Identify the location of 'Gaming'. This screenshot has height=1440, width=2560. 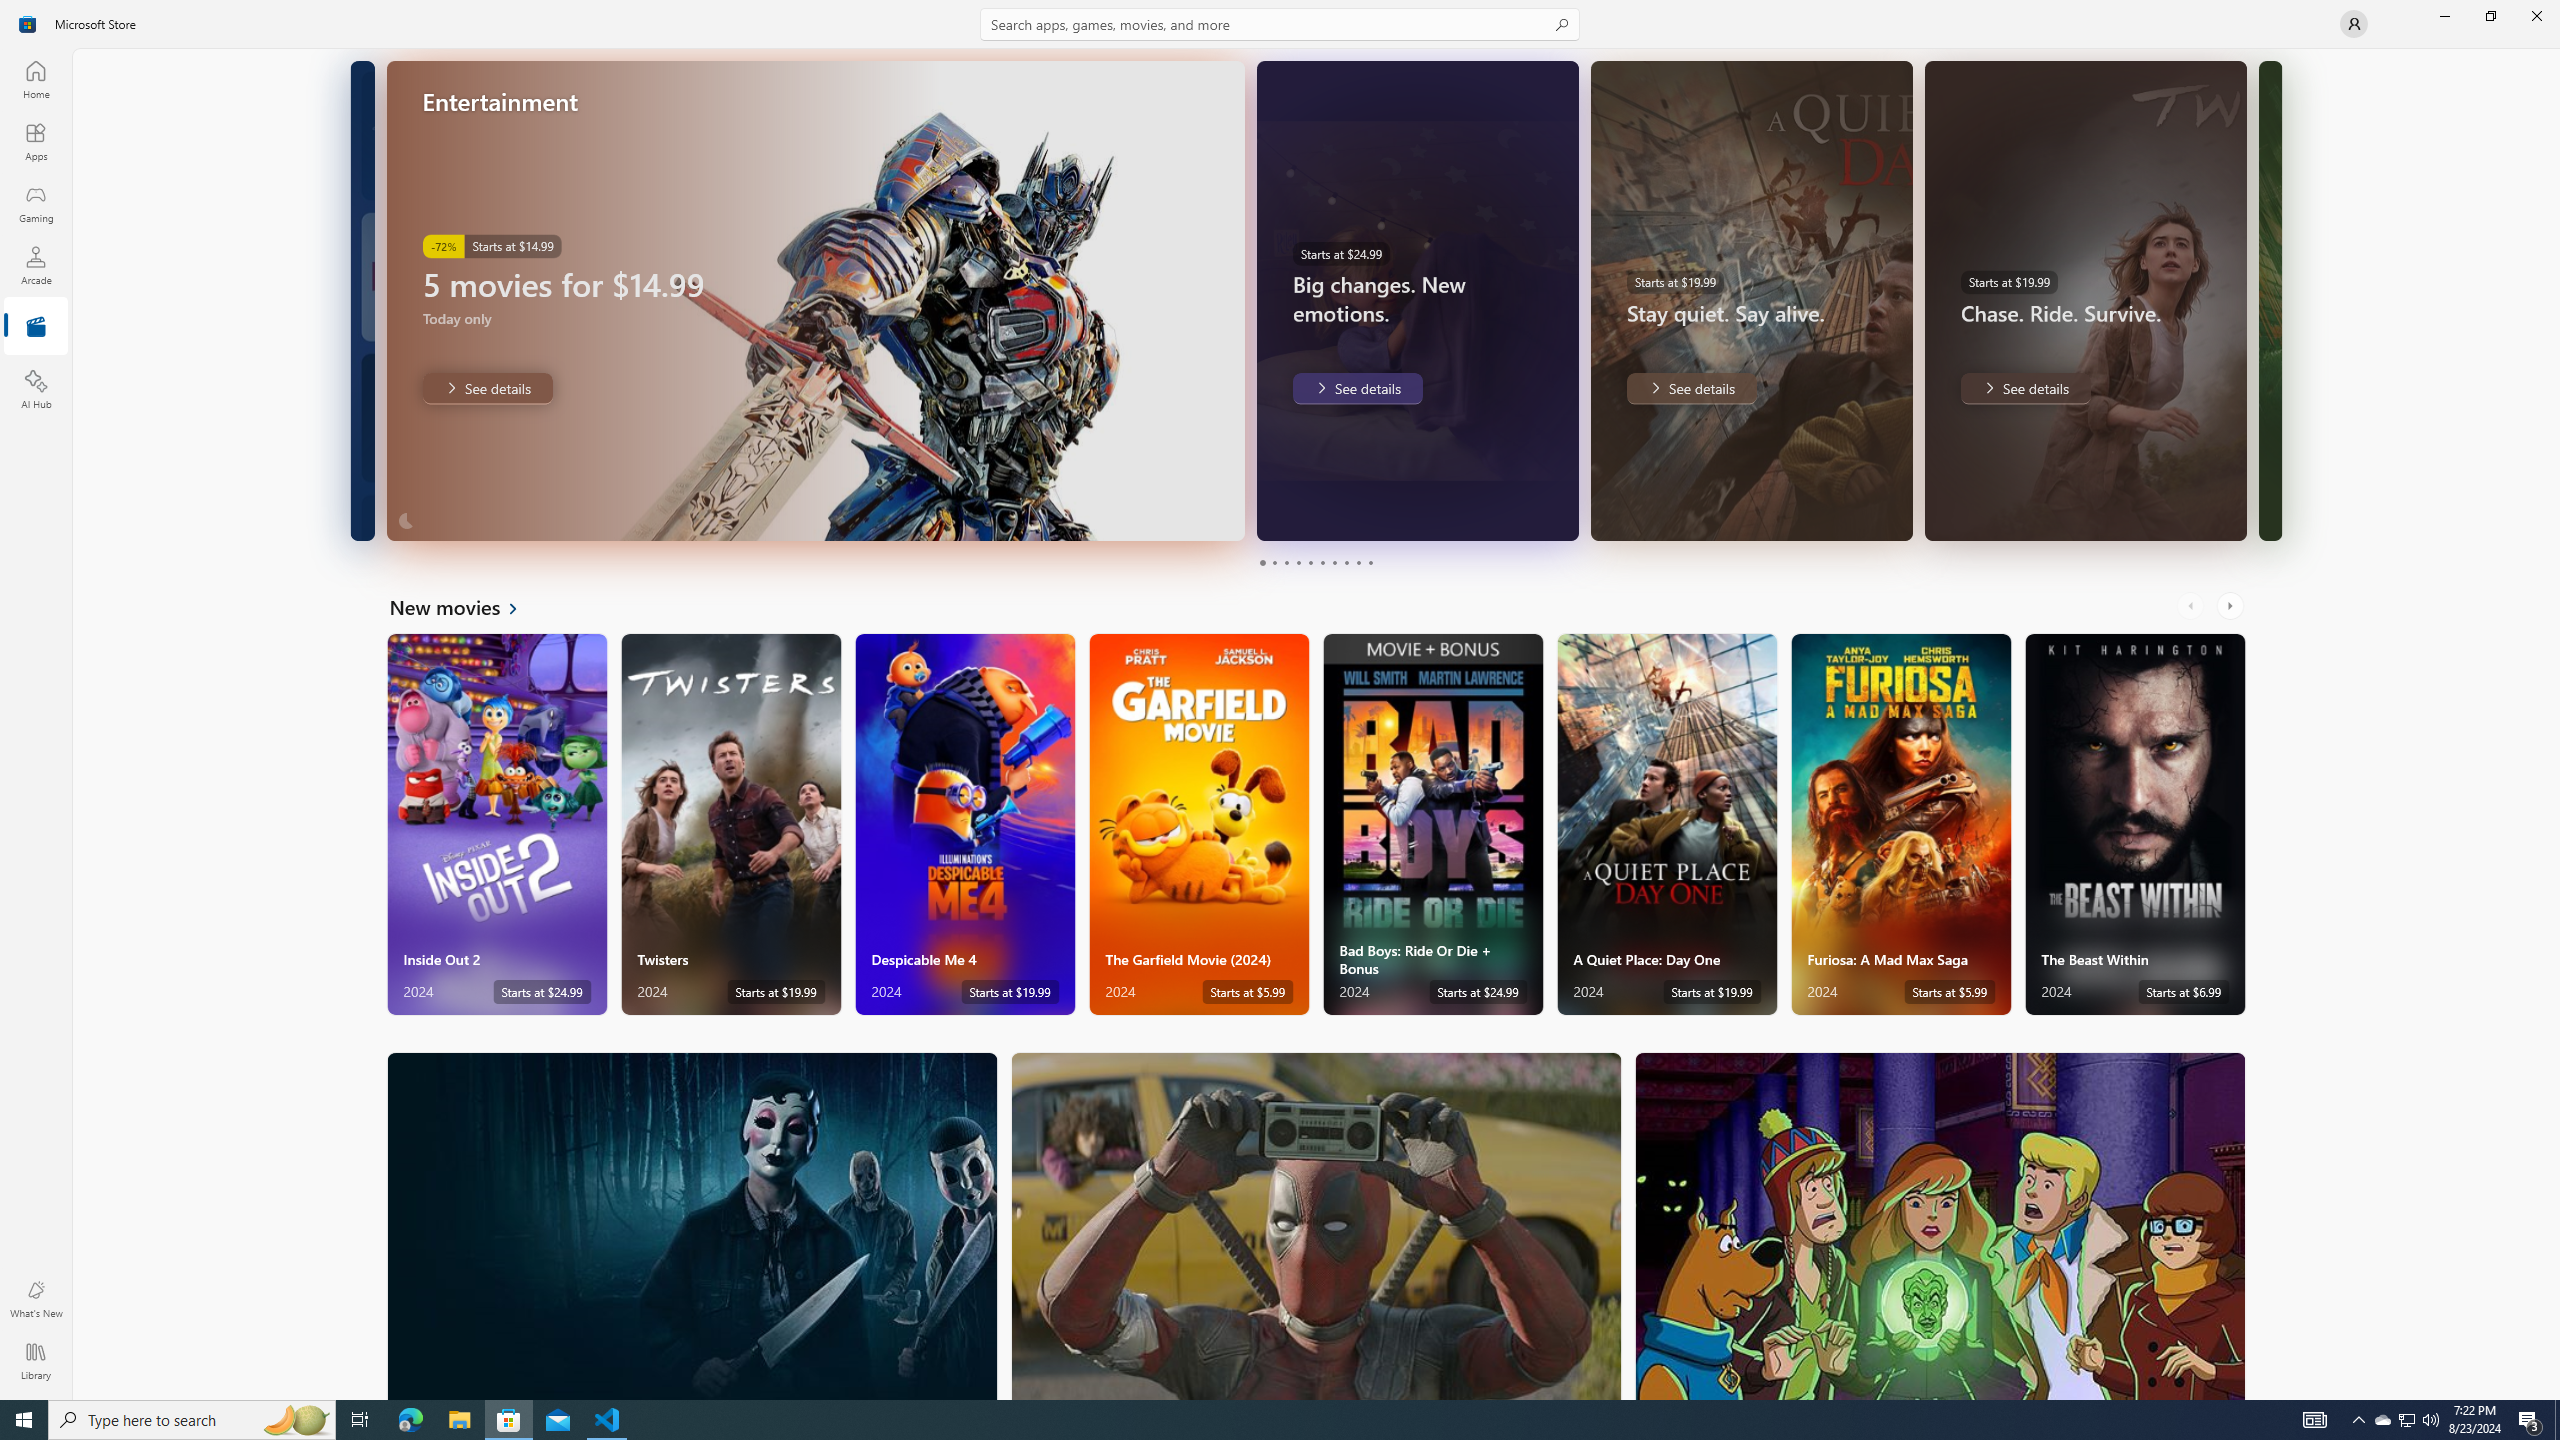
(34, 202).